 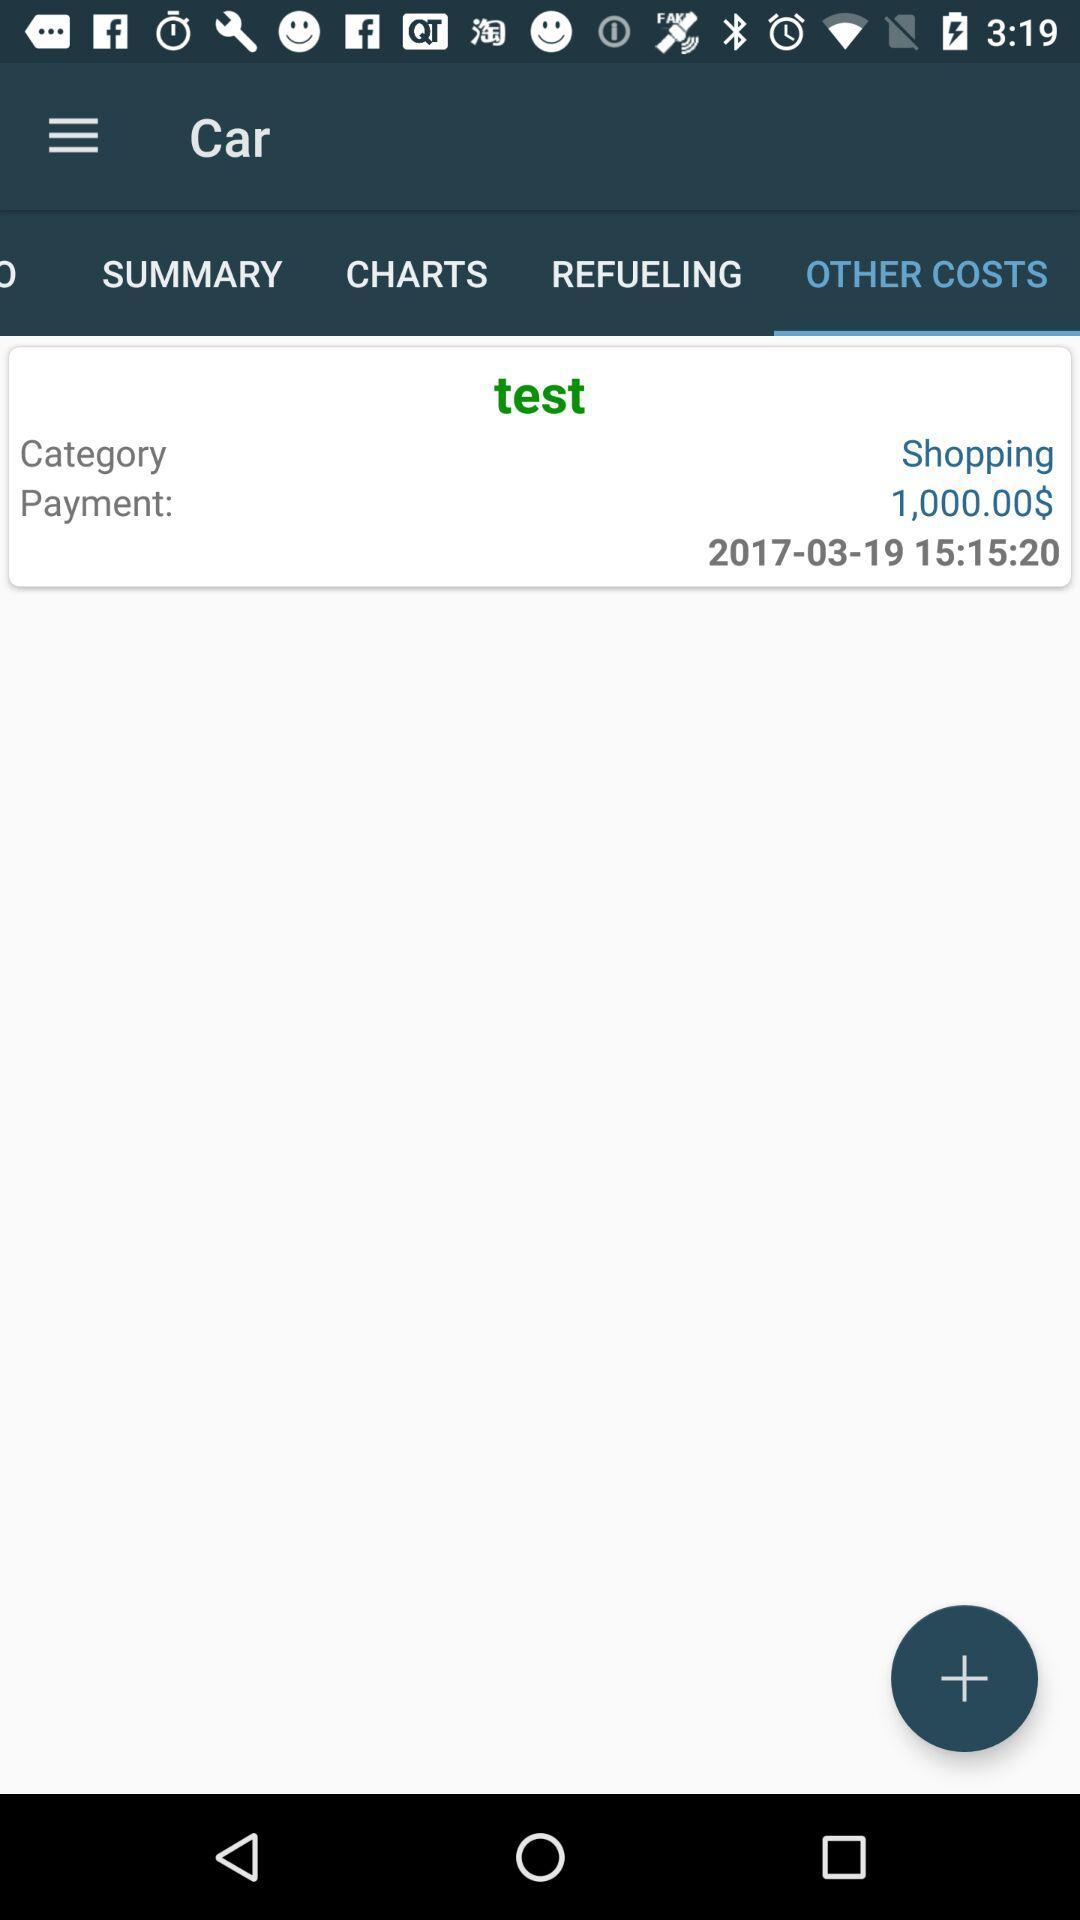 What do you see at coordinates (275, 451) in the screenshot?
I see `item below the test item` at bounding box center [275, 451].